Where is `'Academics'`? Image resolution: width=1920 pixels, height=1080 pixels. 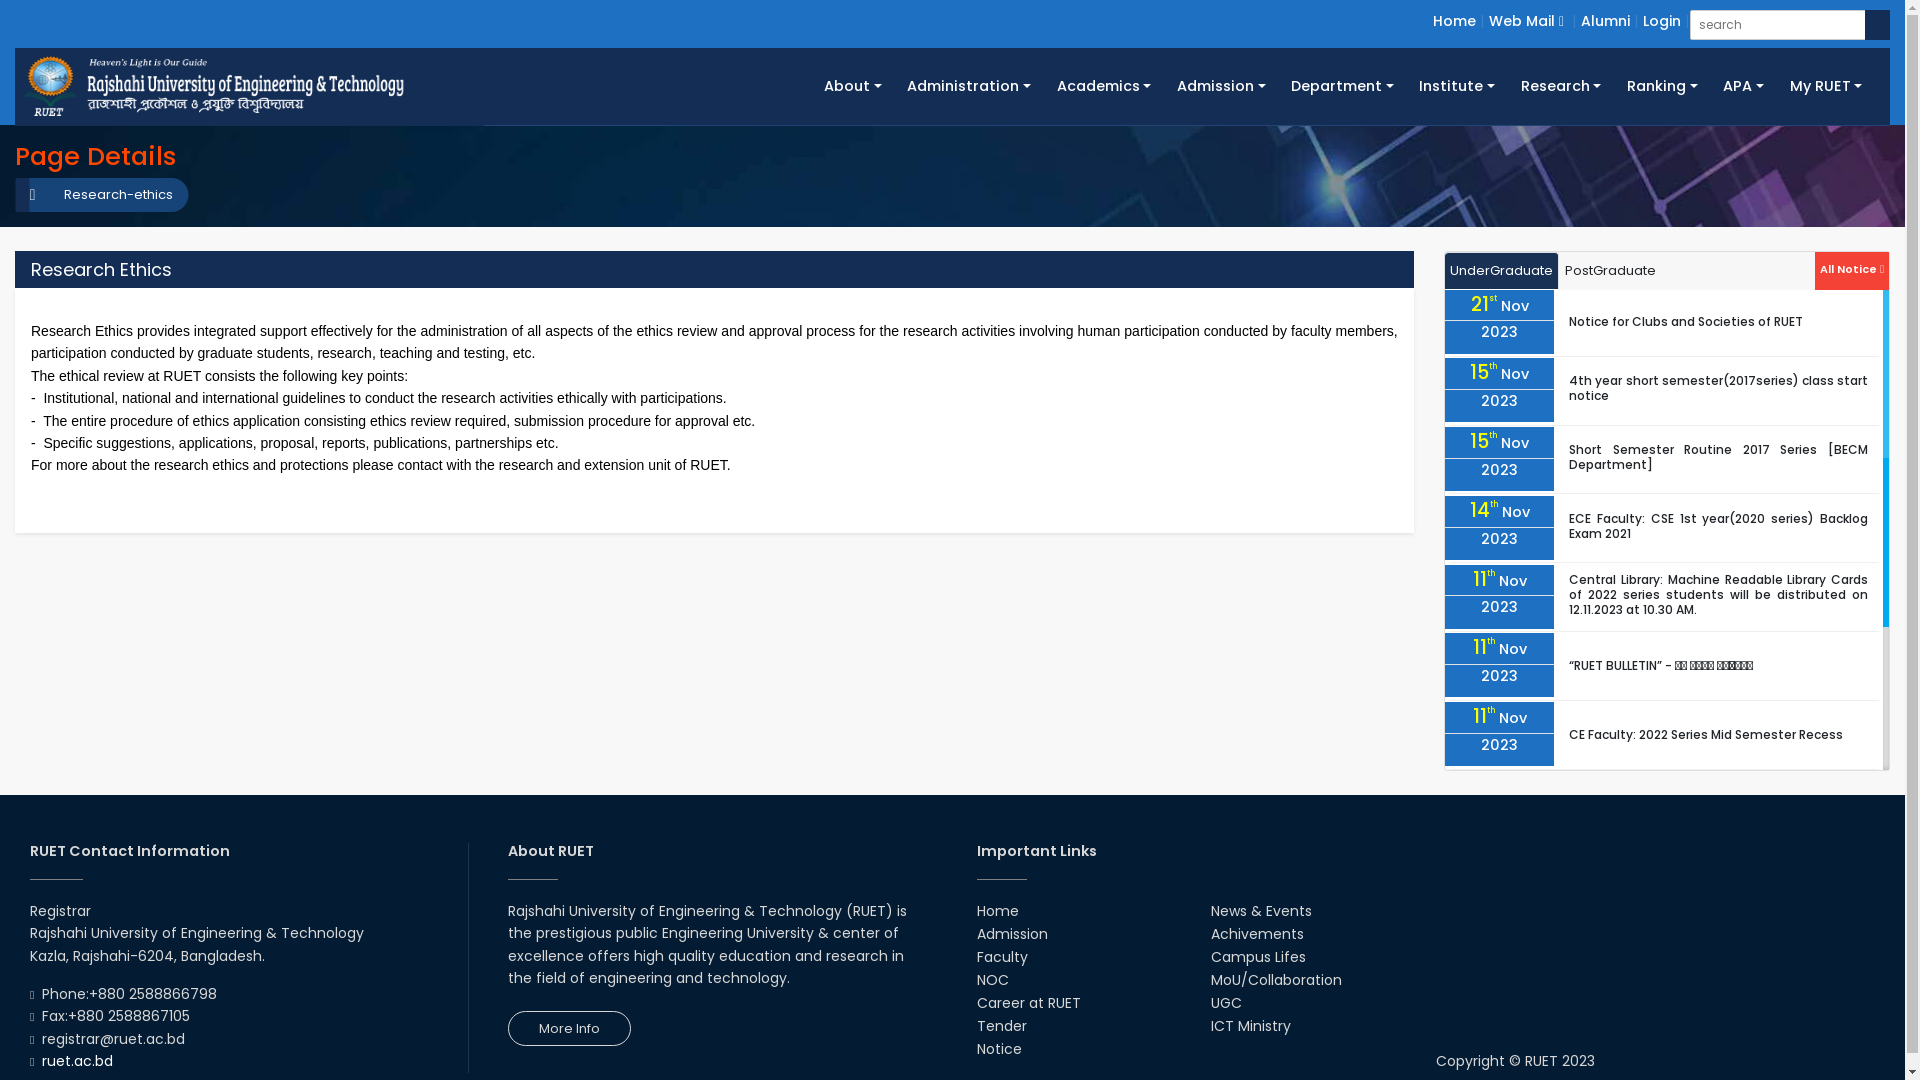 'Academics' is located at coordinates (1042, 85).